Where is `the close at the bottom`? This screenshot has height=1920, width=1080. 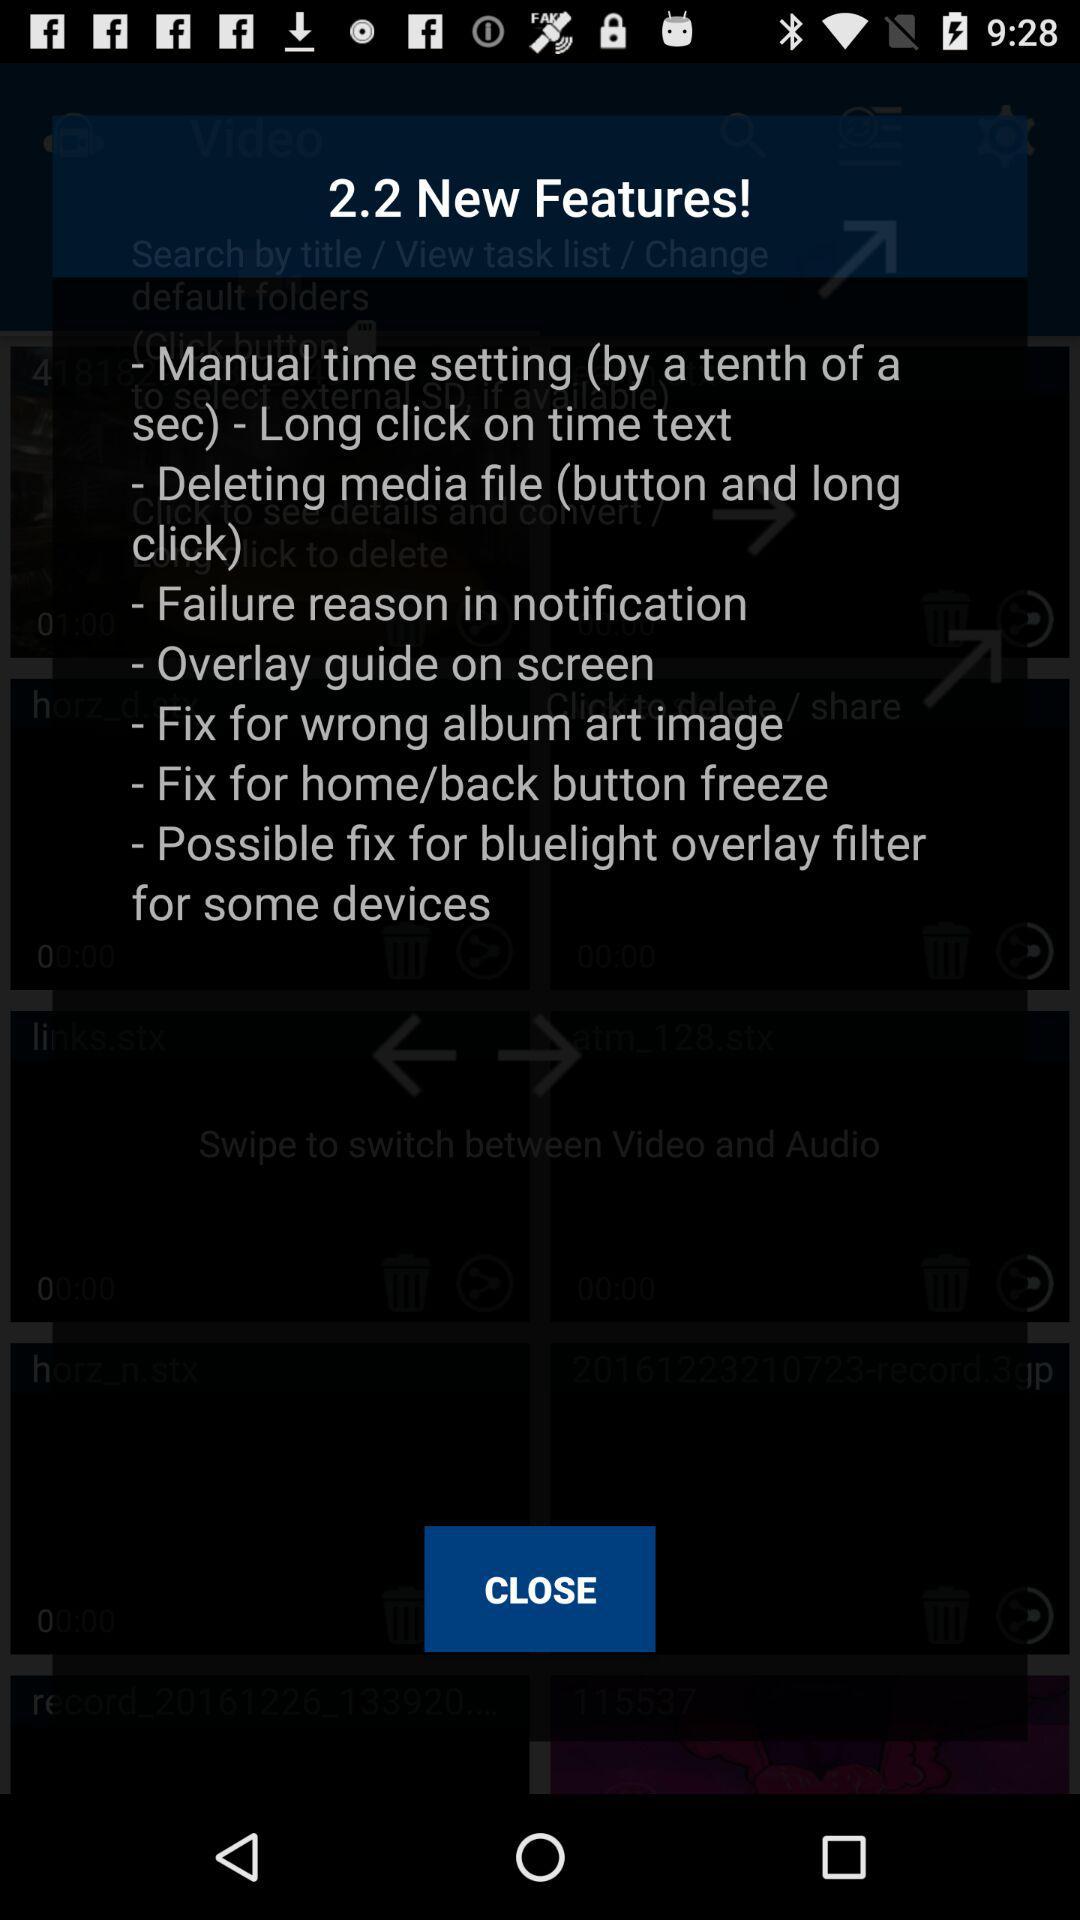
the close at the bottom is located at coordinates (540, 1588).